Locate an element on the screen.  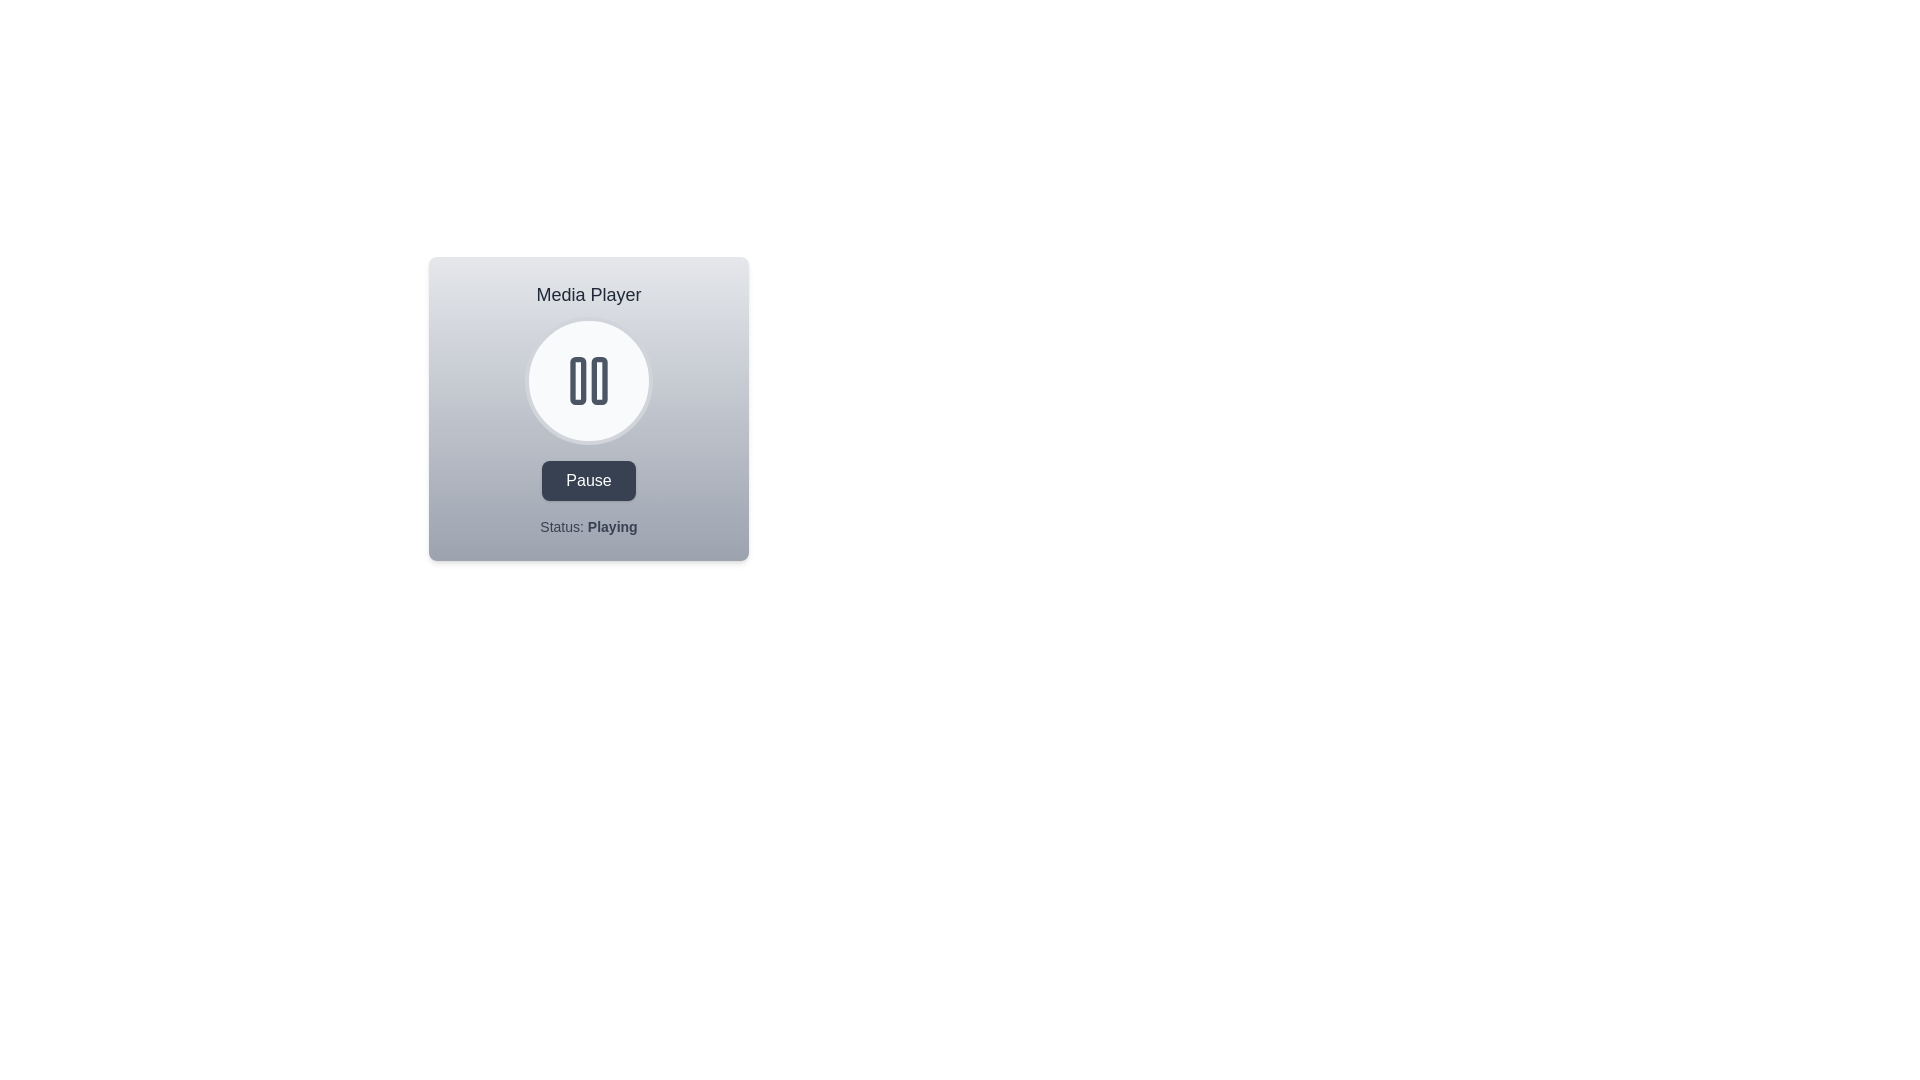
'Pause' button to toggle the play state is located at coordinates (588, 481).